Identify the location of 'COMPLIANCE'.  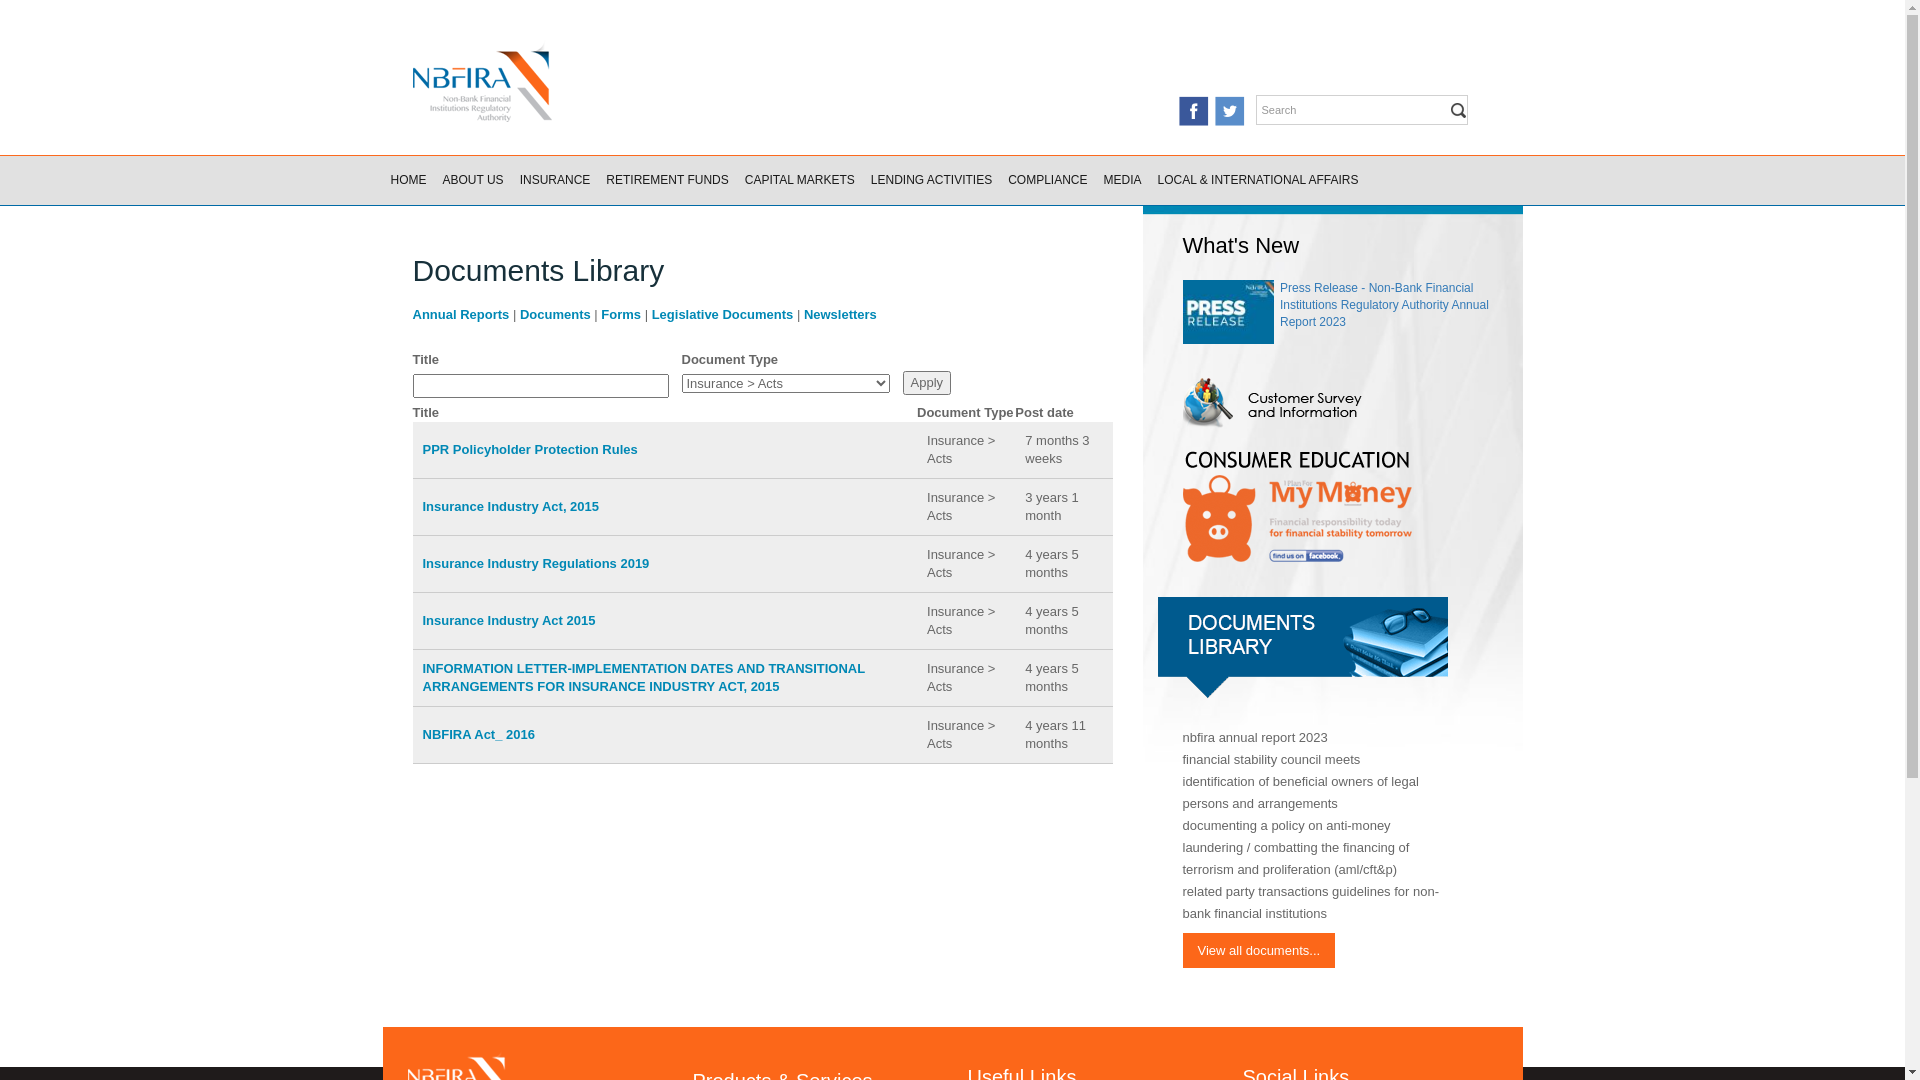
(1046, 180).